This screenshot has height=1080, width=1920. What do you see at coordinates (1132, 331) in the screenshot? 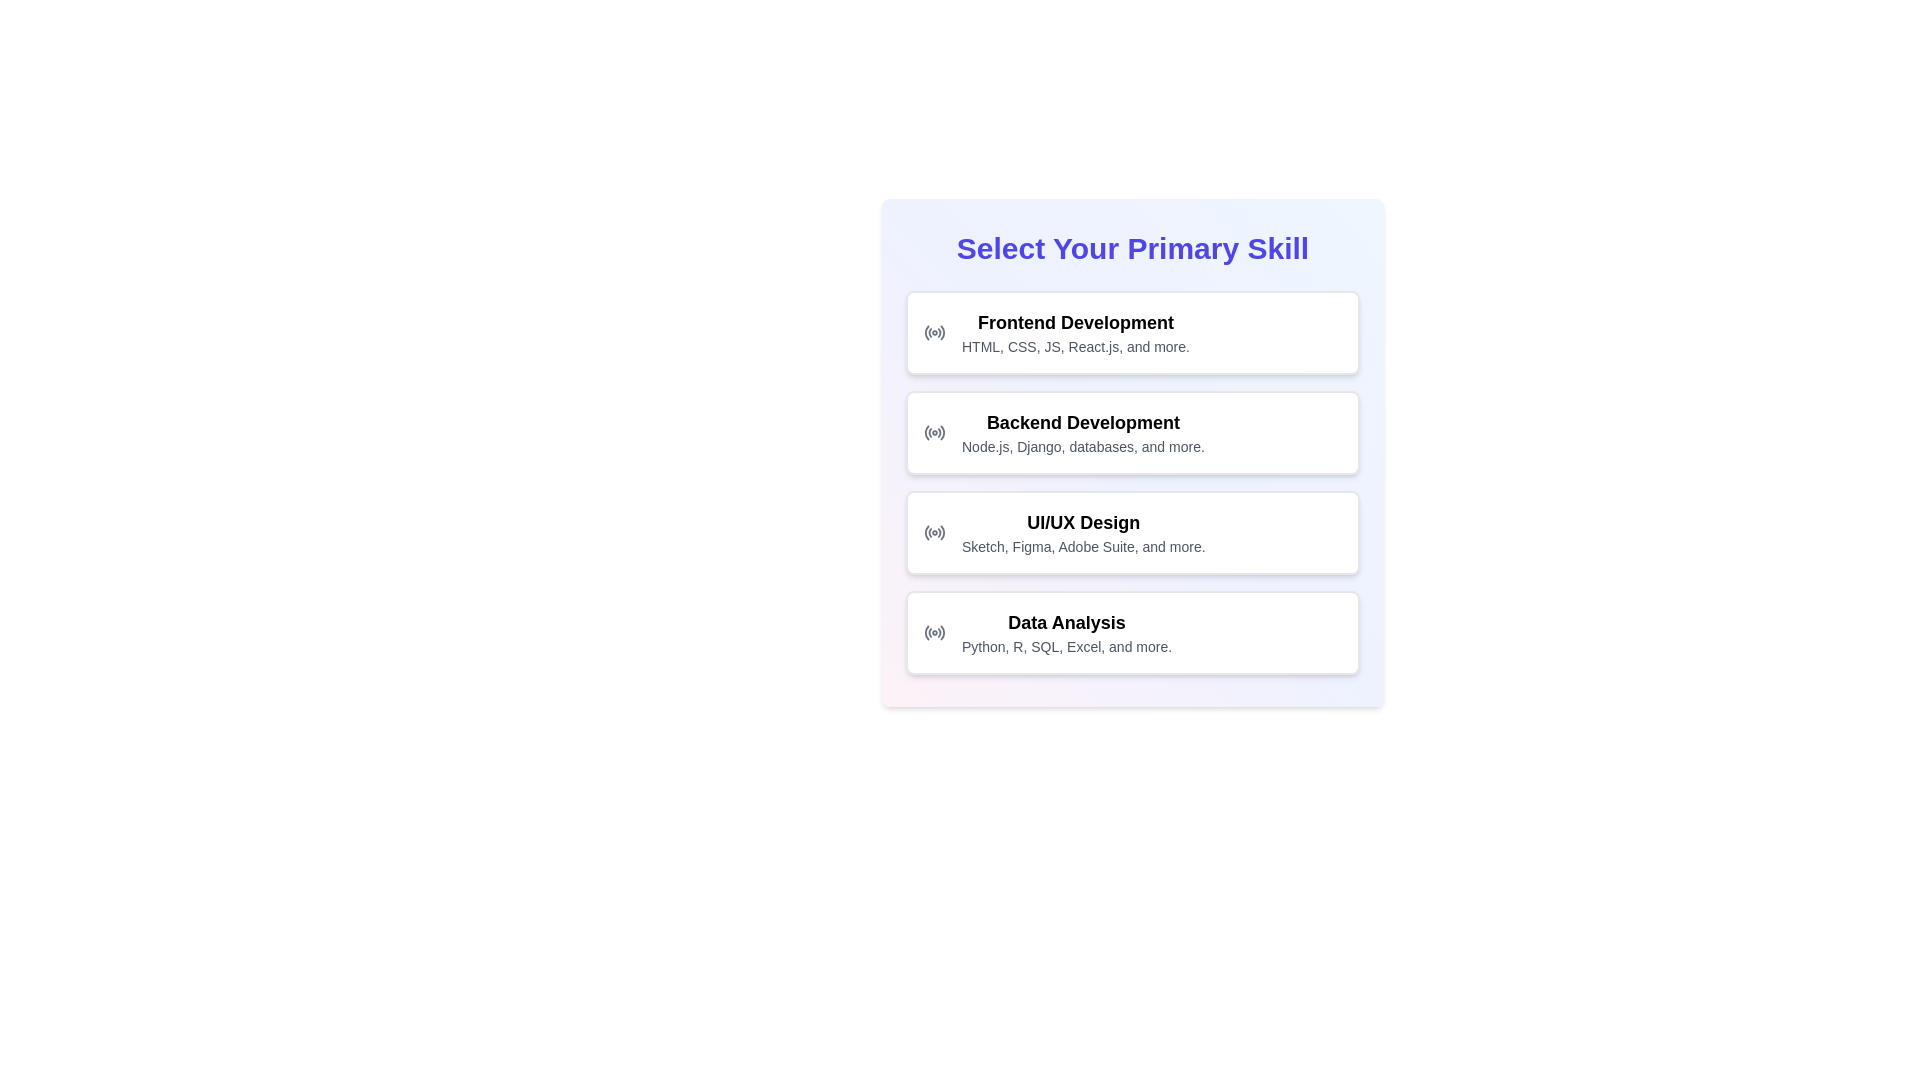
I see `the 'Frontend Development' skill category card, which is the first card in a vertically arranged list of skill categories` at bounding box center [1132, 331].